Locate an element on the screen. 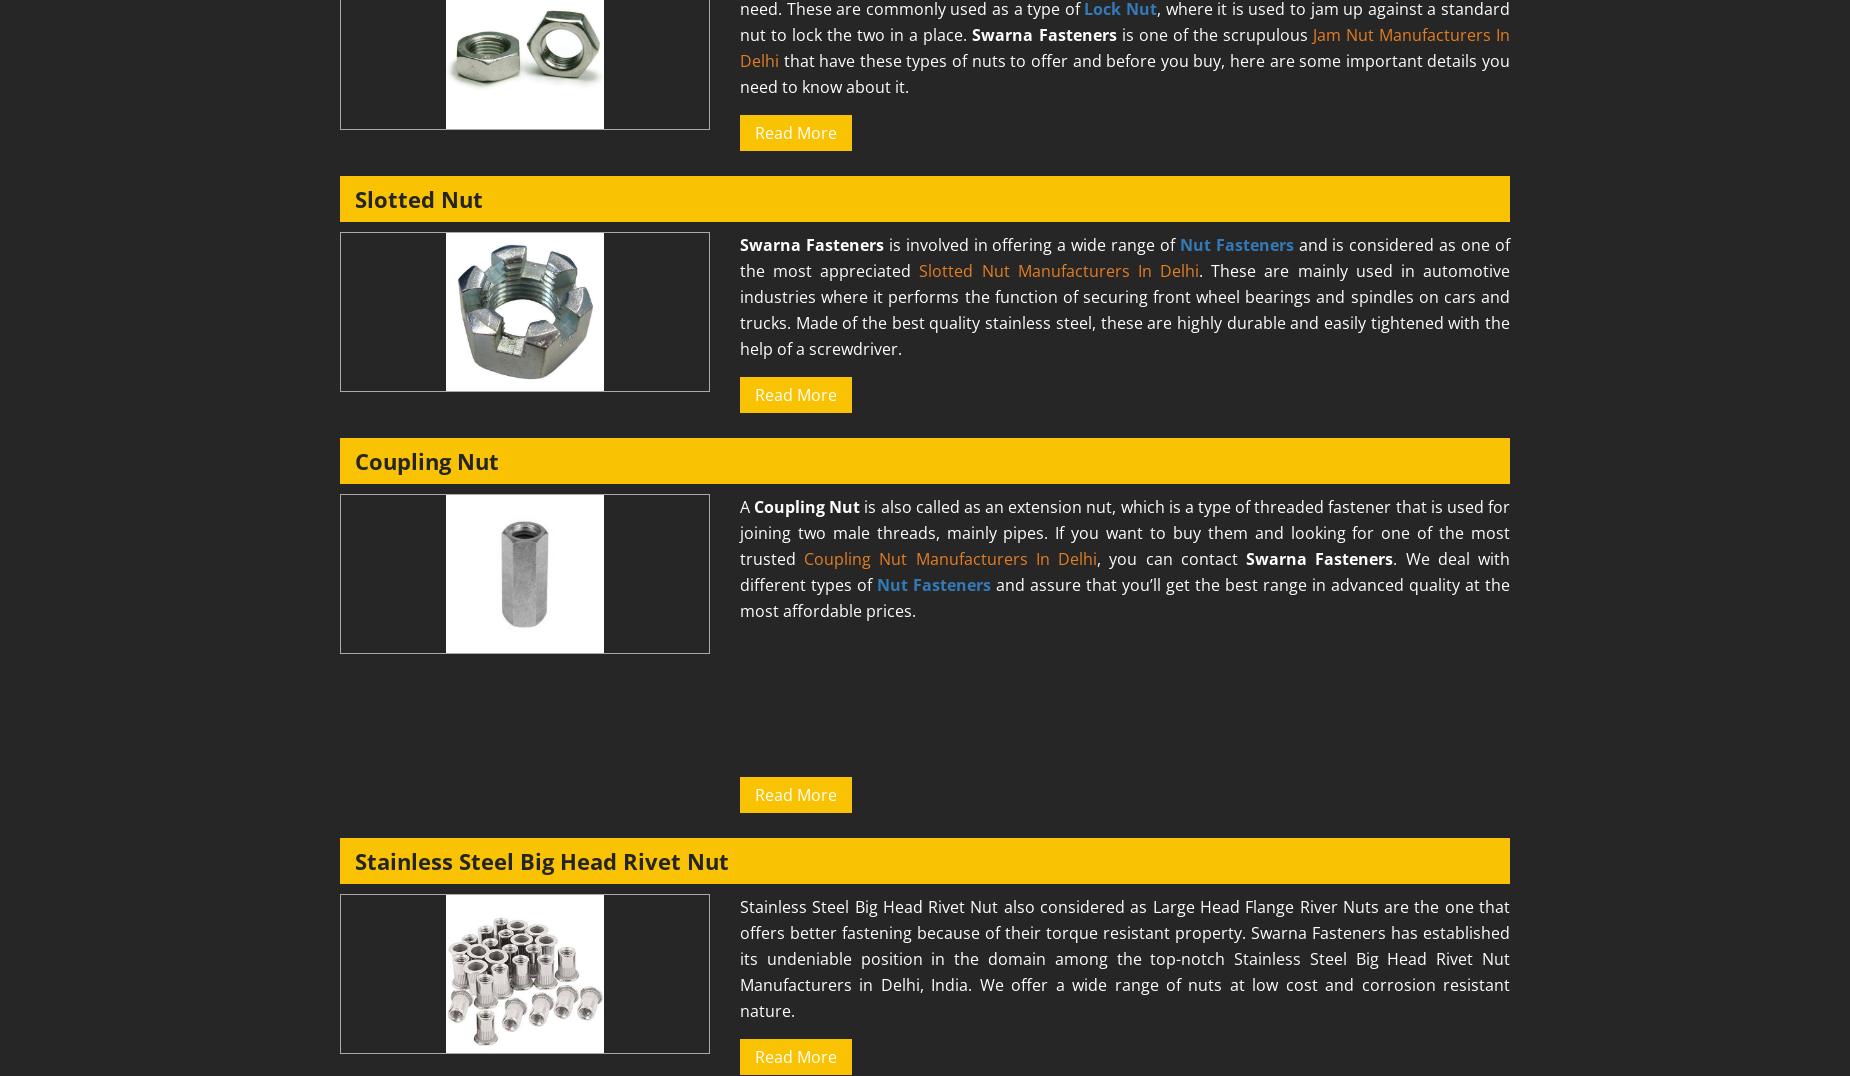 The width and height of the screenshot is (1850, 1076). 'and is considered as one of the most appreciated' is located at coordinates (1123, 258).